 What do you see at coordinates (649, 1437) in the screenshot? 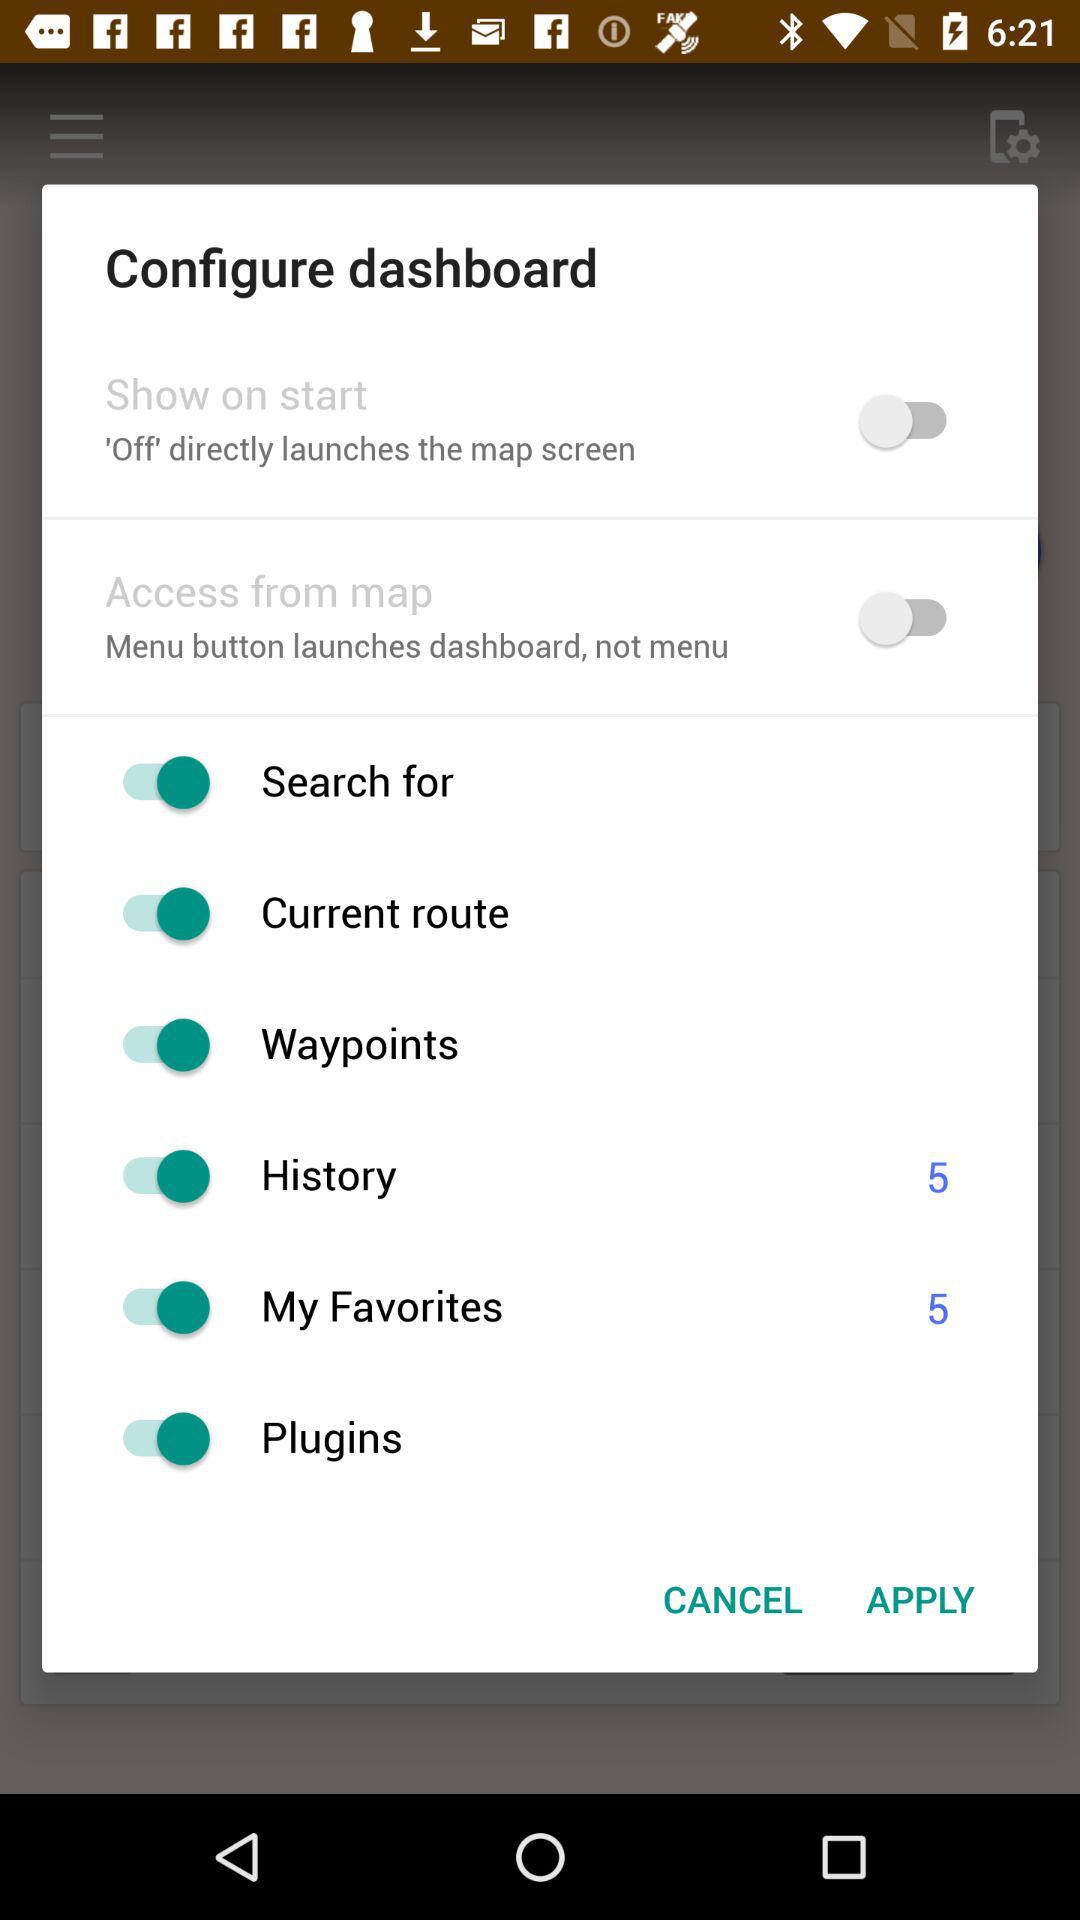
I see `plugins` at bounding box center [649, 1437].